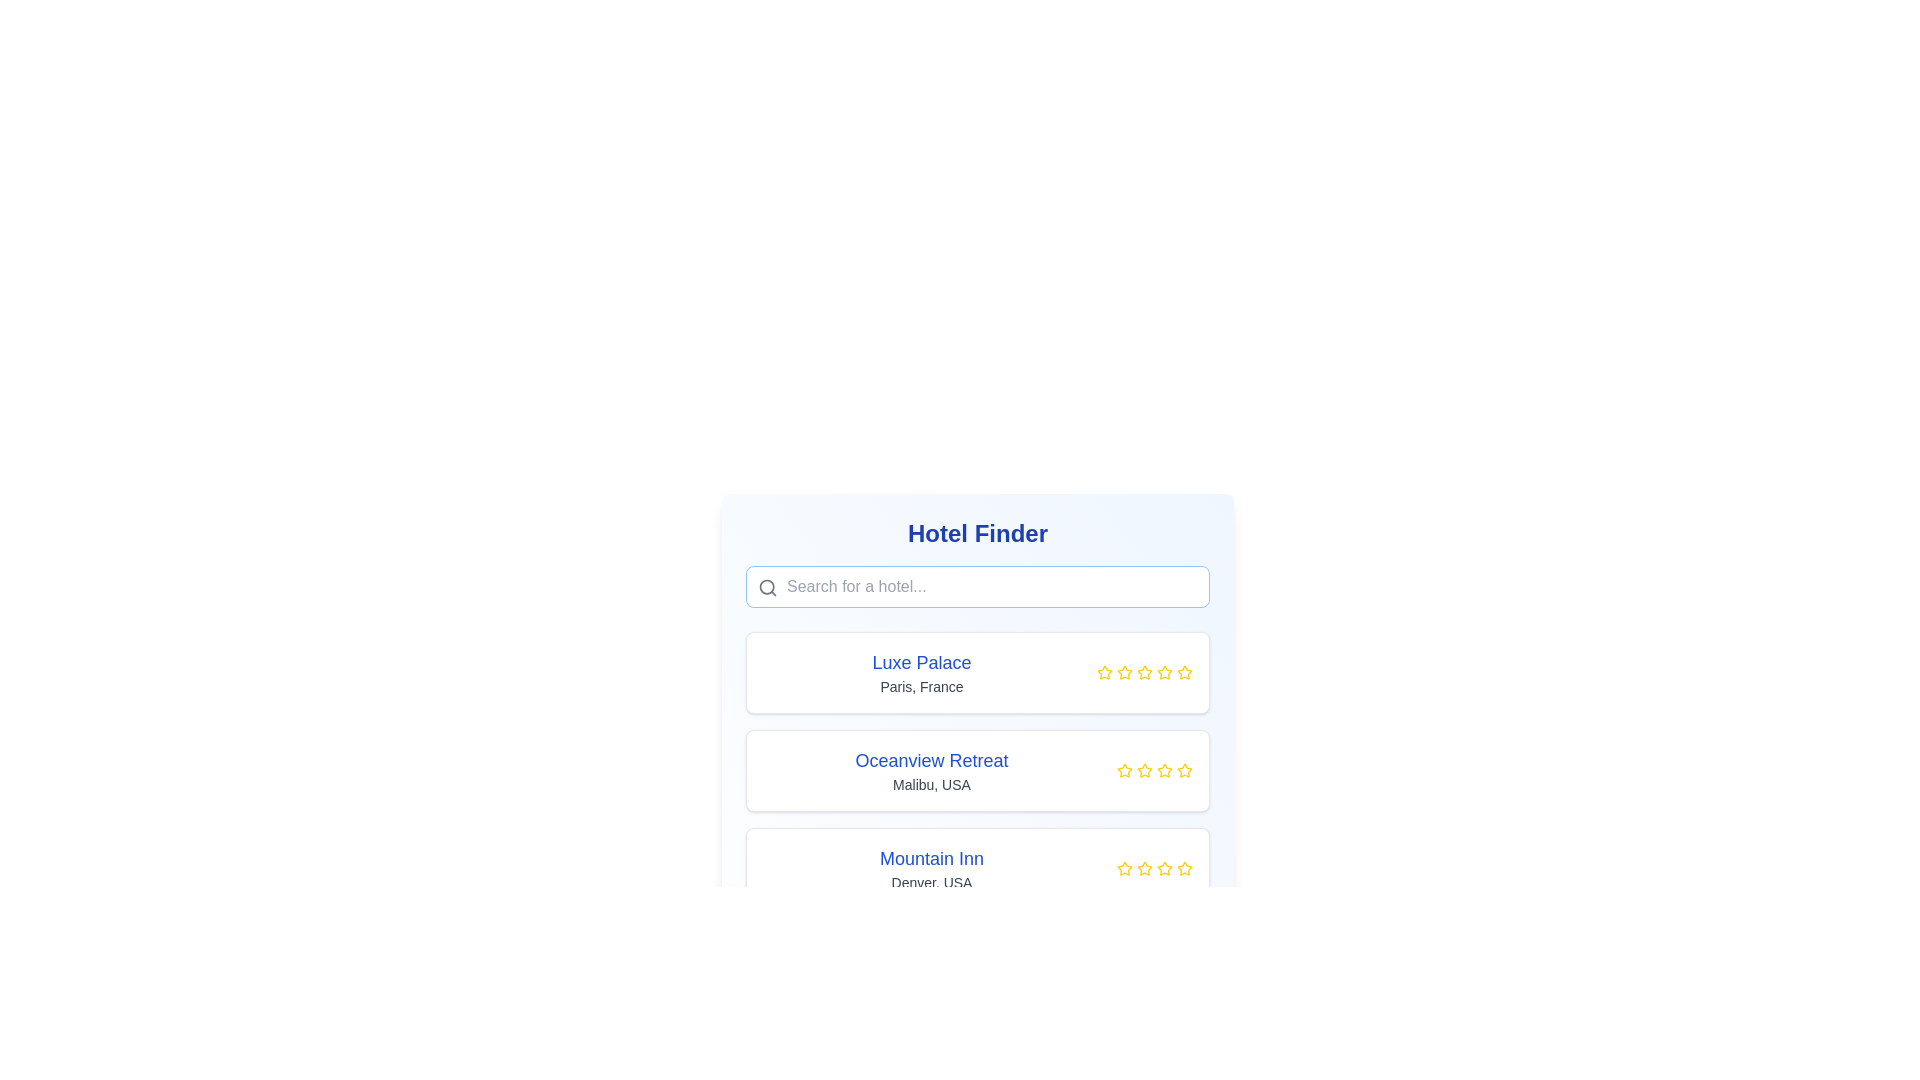  Describe the element at coordinates (1124, 770) in the screenshot. I see `the first star icon` at that location.